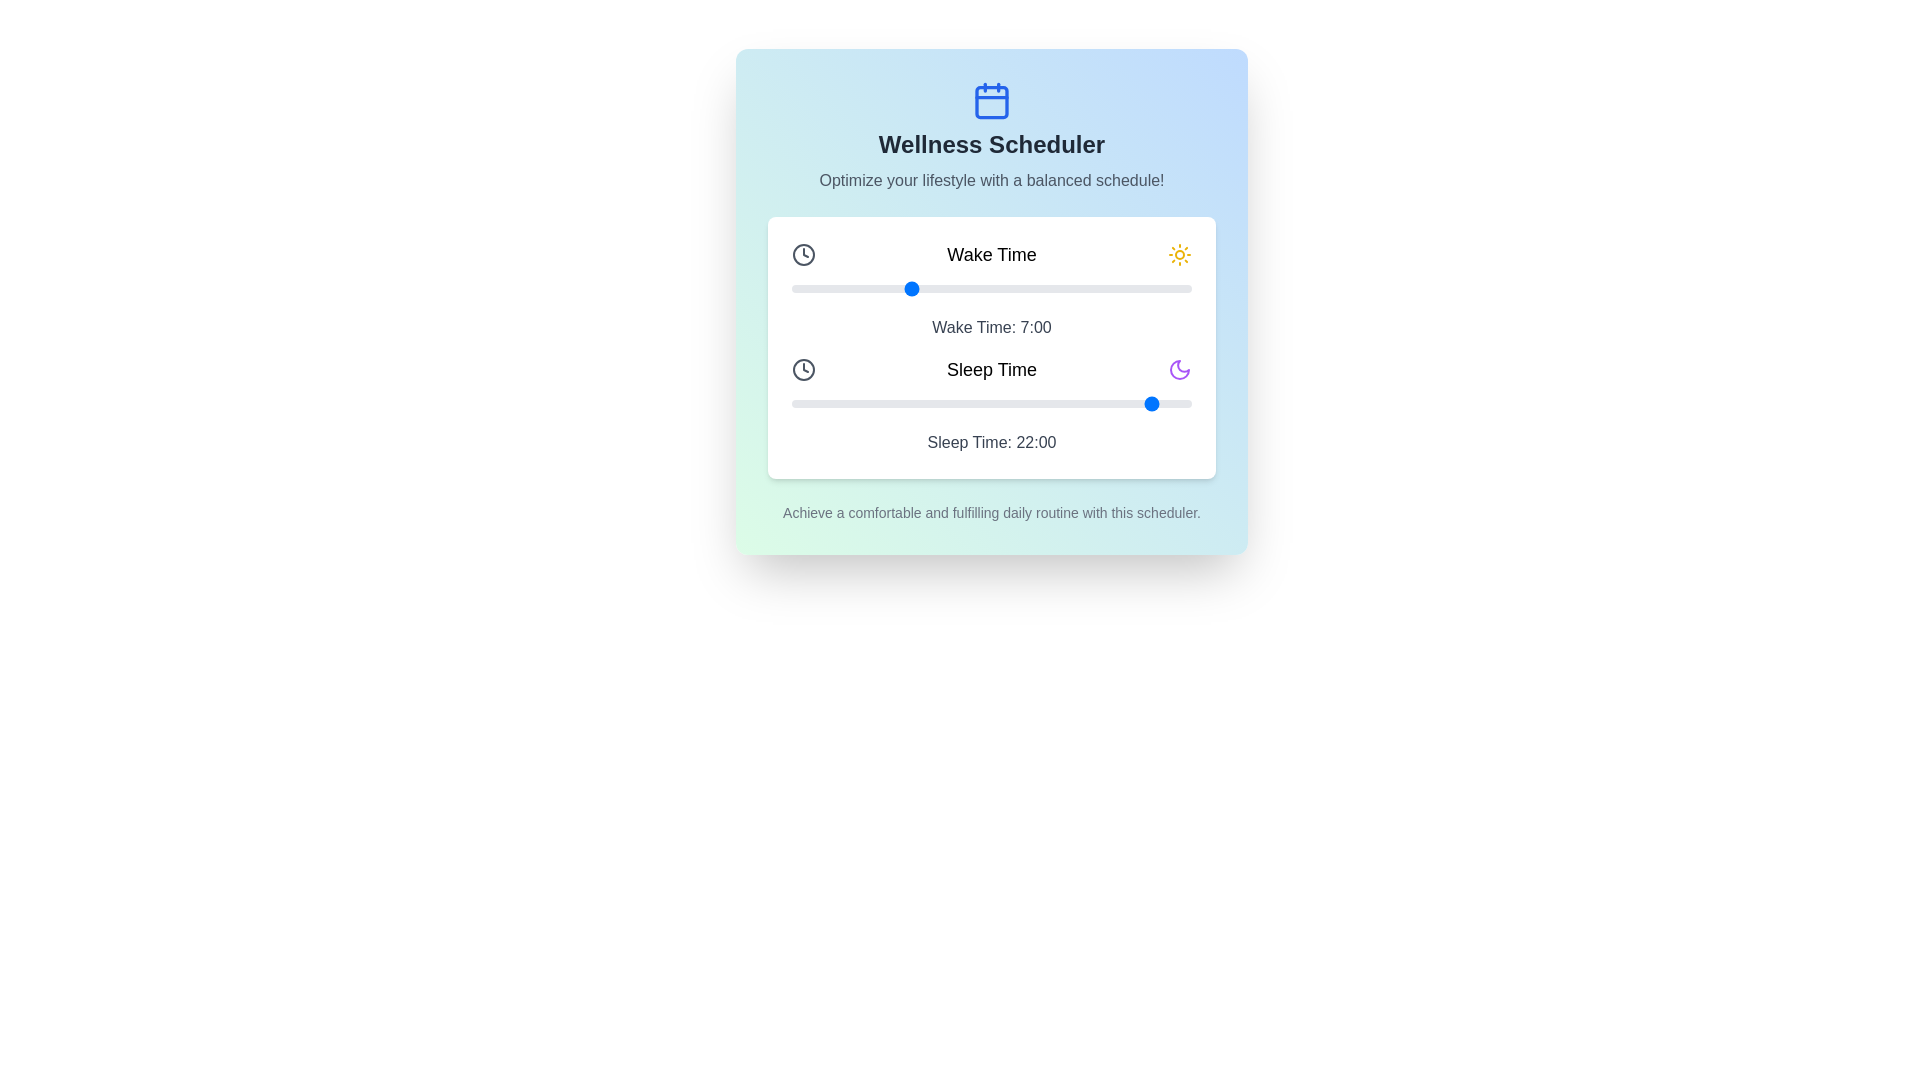 The height and width of the screenshot is (1080, 1920). Describe the element at coordinates (975, 404) in the screenshot. I see `the time` at that location.